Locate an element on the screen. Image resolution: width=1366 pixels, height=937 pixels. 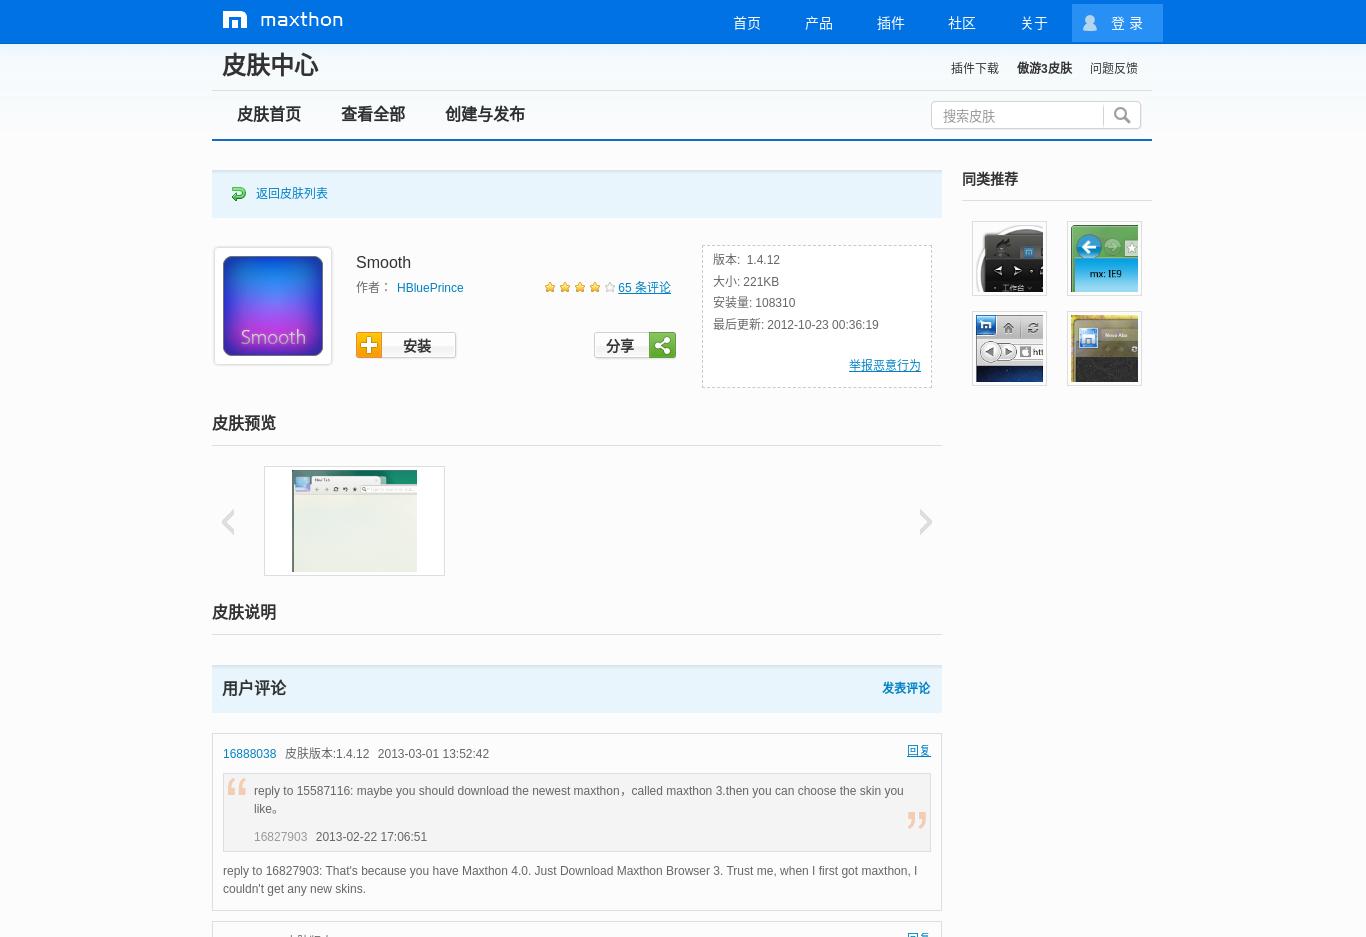
'HBluePrince' is located at coordinates (429, 288).